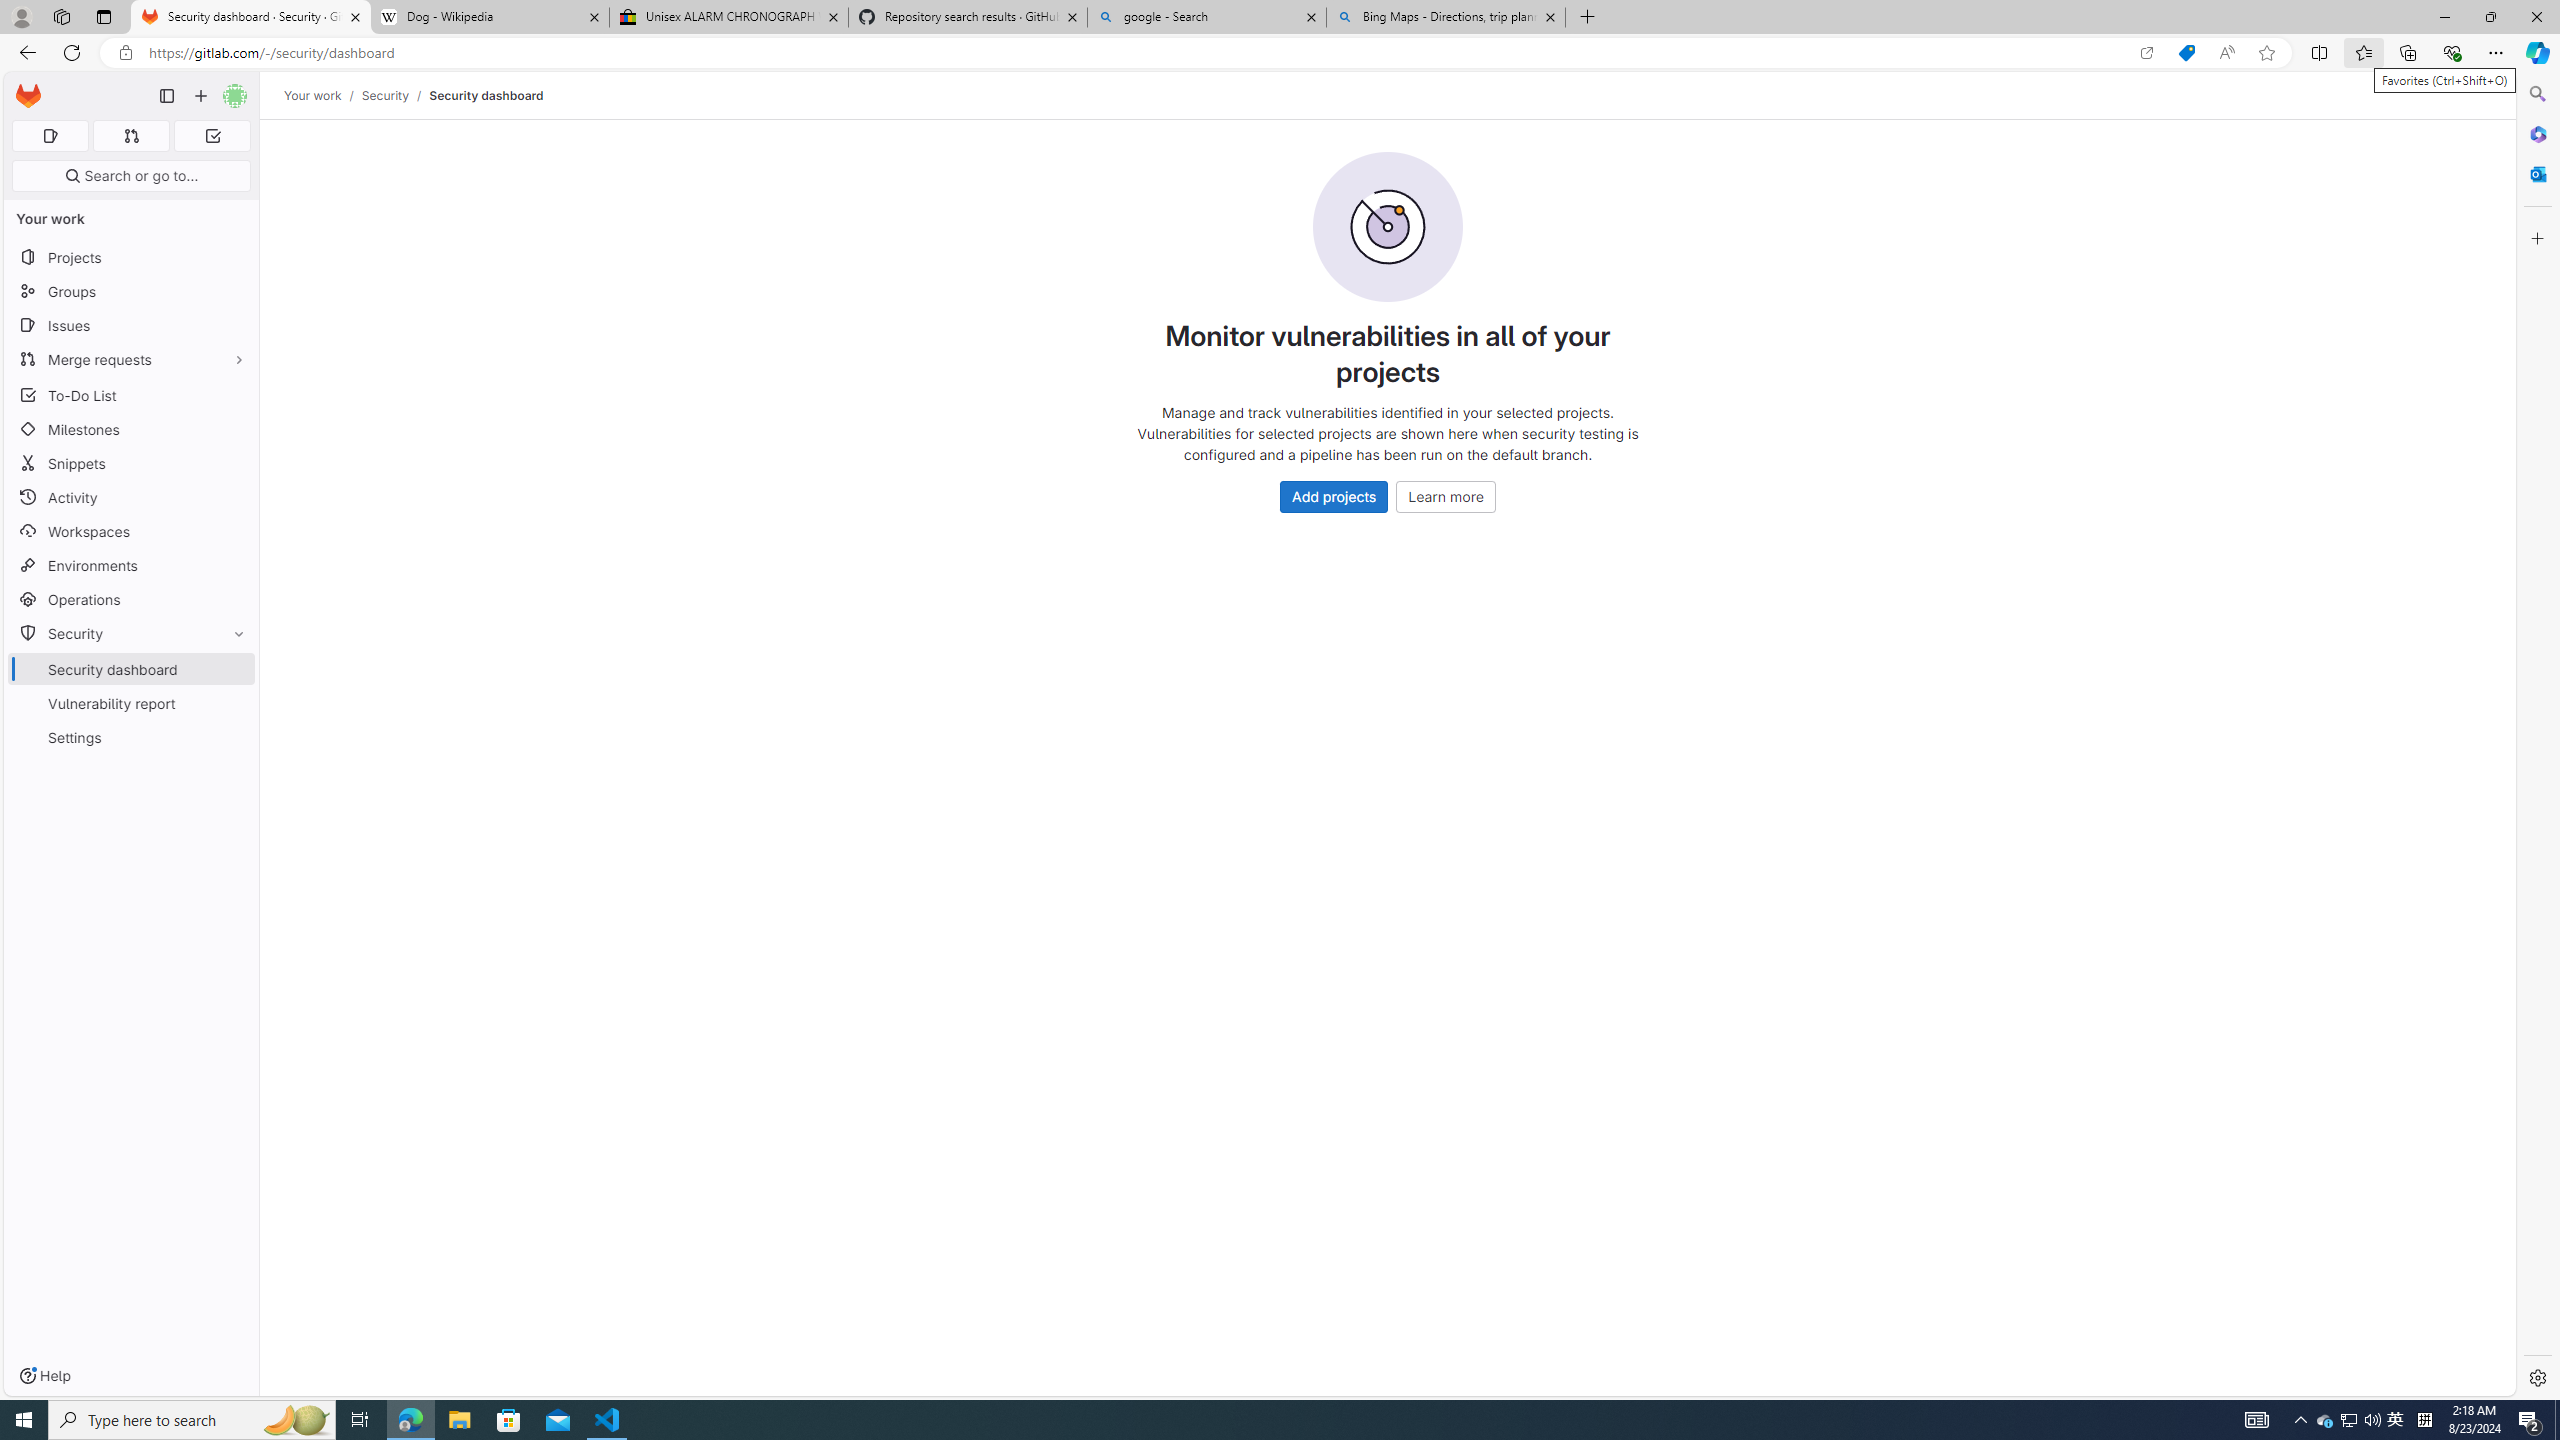 This screenshot has width=2560, height=1440. What do you see at coordinates (1334, 495) in the screenshot?
I see `'Add projects'` at bounding box center [1334, 495].